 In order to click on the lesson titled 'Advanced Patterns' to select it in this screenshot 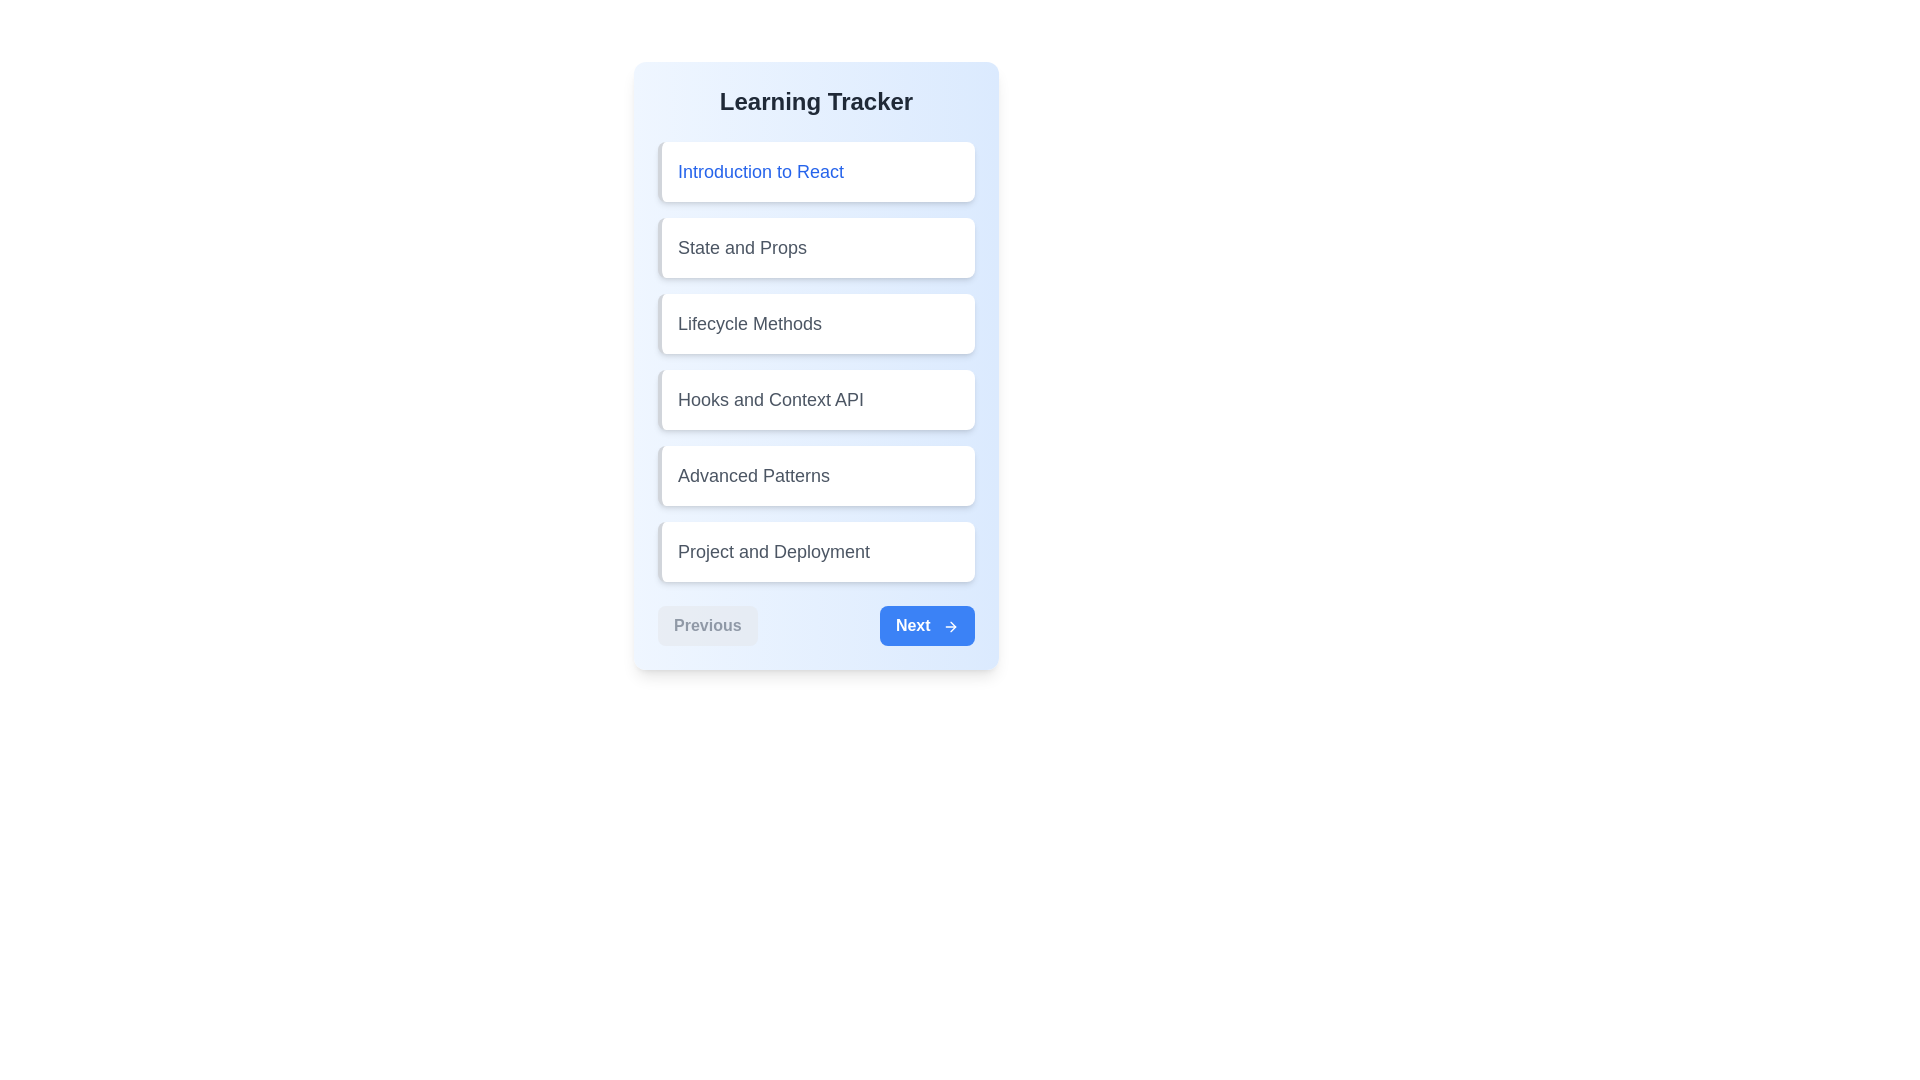, I will do `click(816, 475)`.